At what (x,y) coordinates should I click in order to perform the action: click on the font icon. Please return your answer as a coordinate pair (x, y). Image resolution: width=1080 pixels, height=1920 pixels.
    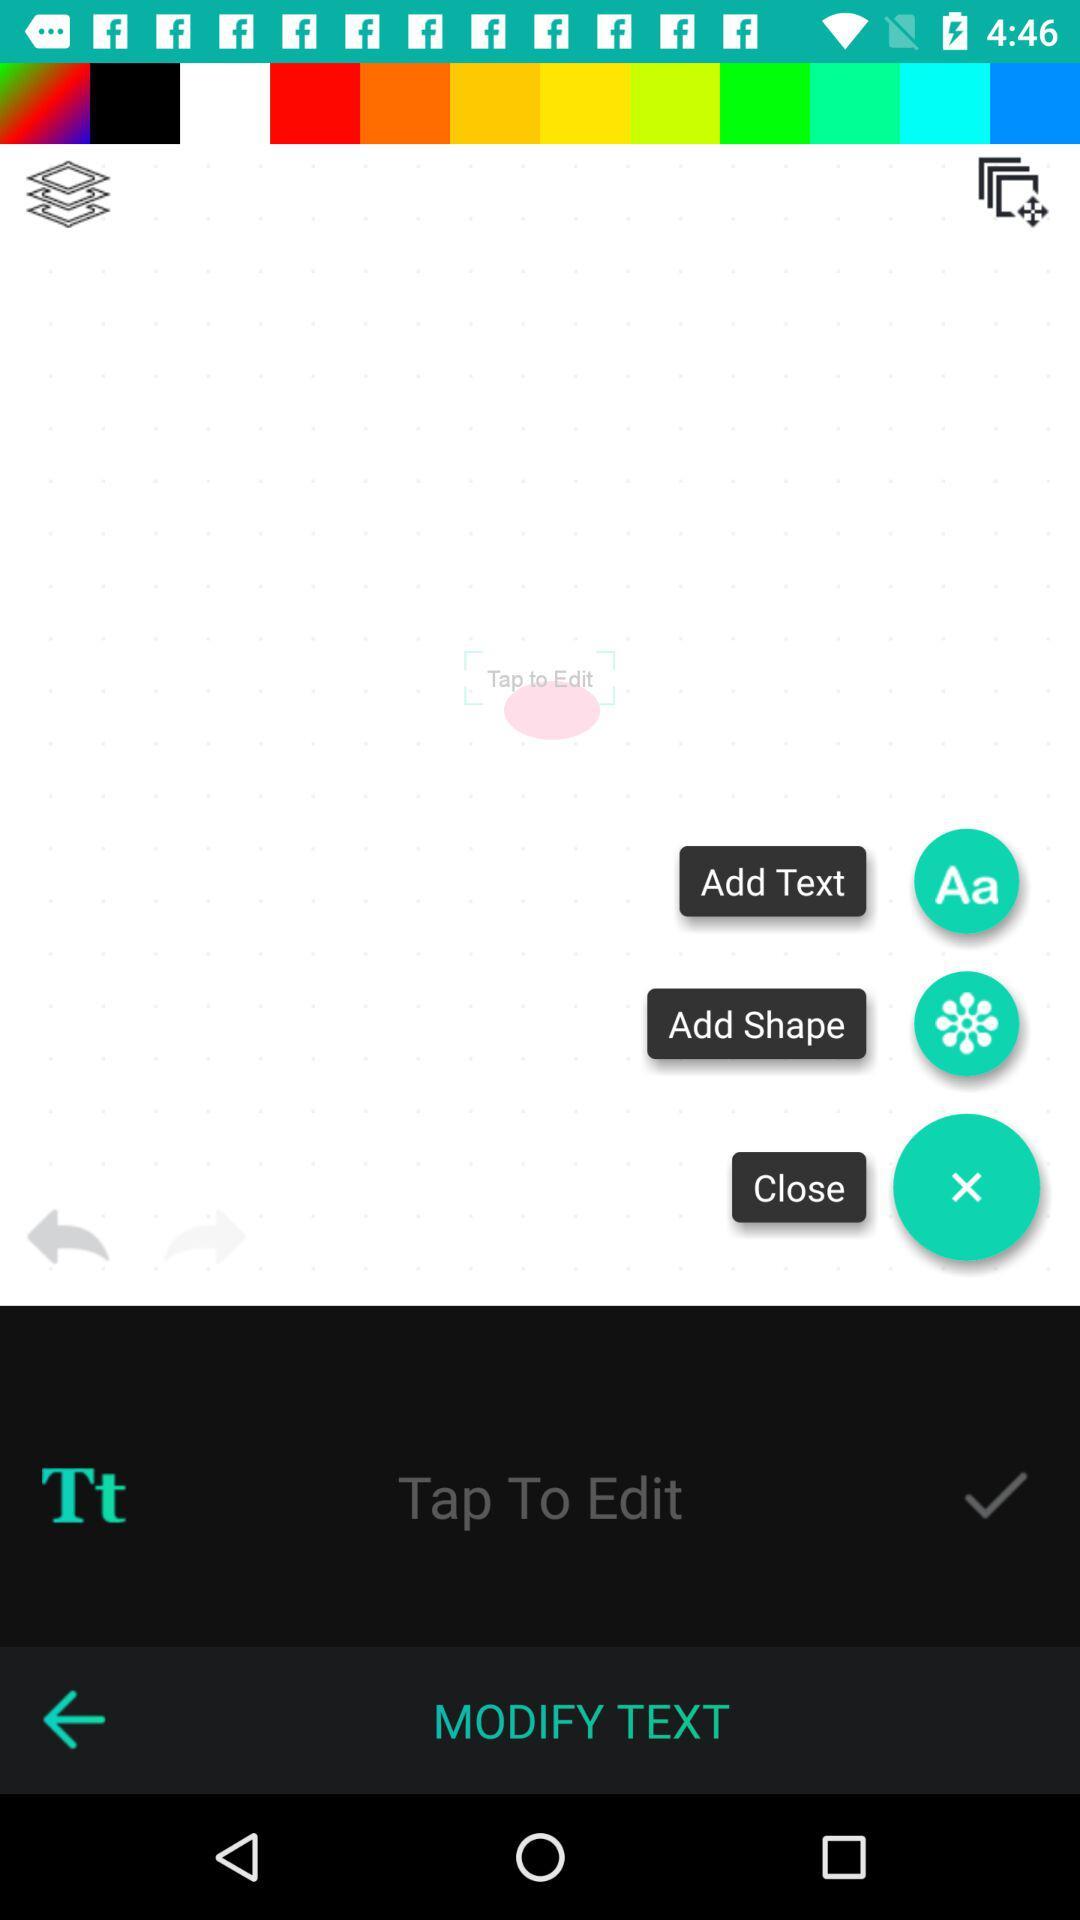
    Looking at the image, I should click on (83, 1496).